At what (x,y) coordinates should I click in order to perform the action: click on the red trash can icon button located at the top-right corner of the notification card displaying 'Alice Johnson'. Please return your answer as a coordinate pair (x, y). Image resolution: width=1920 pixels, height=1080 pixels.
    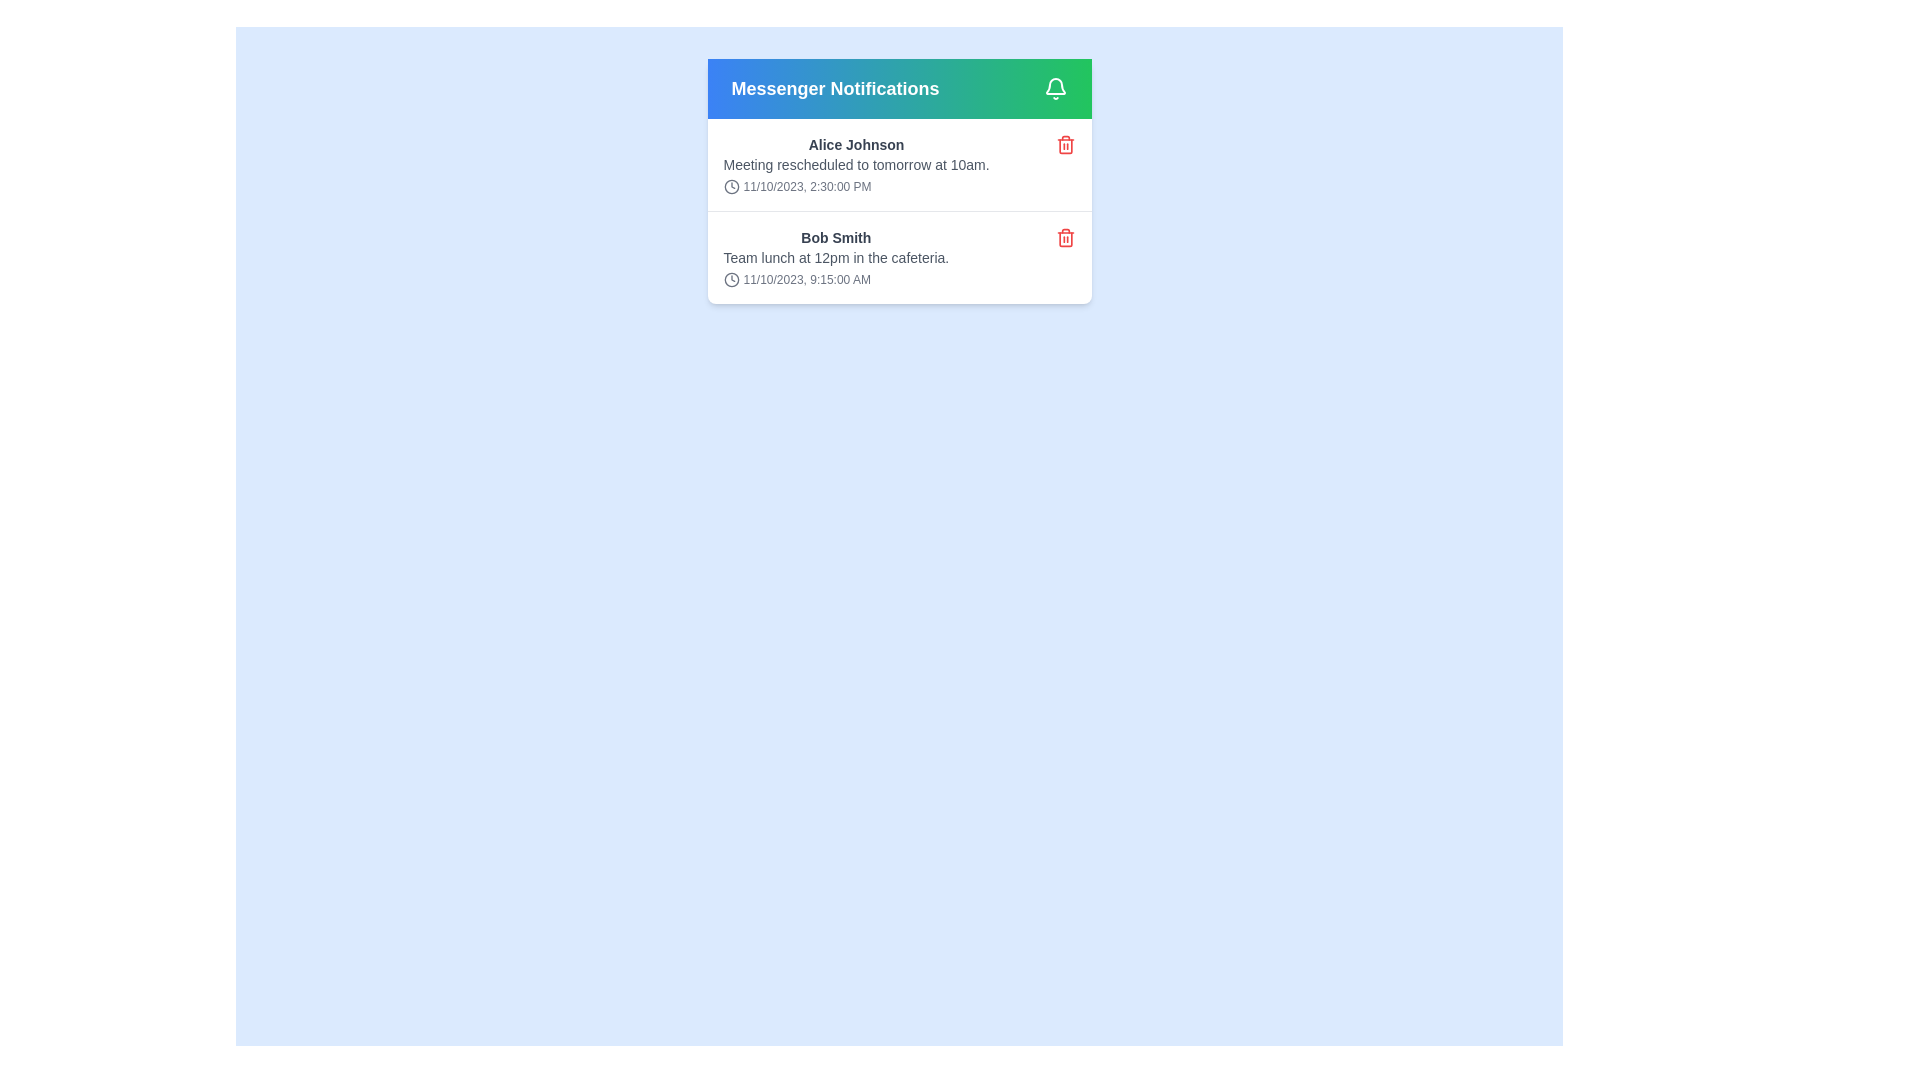
    Looking at the image, I should click on (1064, 144).